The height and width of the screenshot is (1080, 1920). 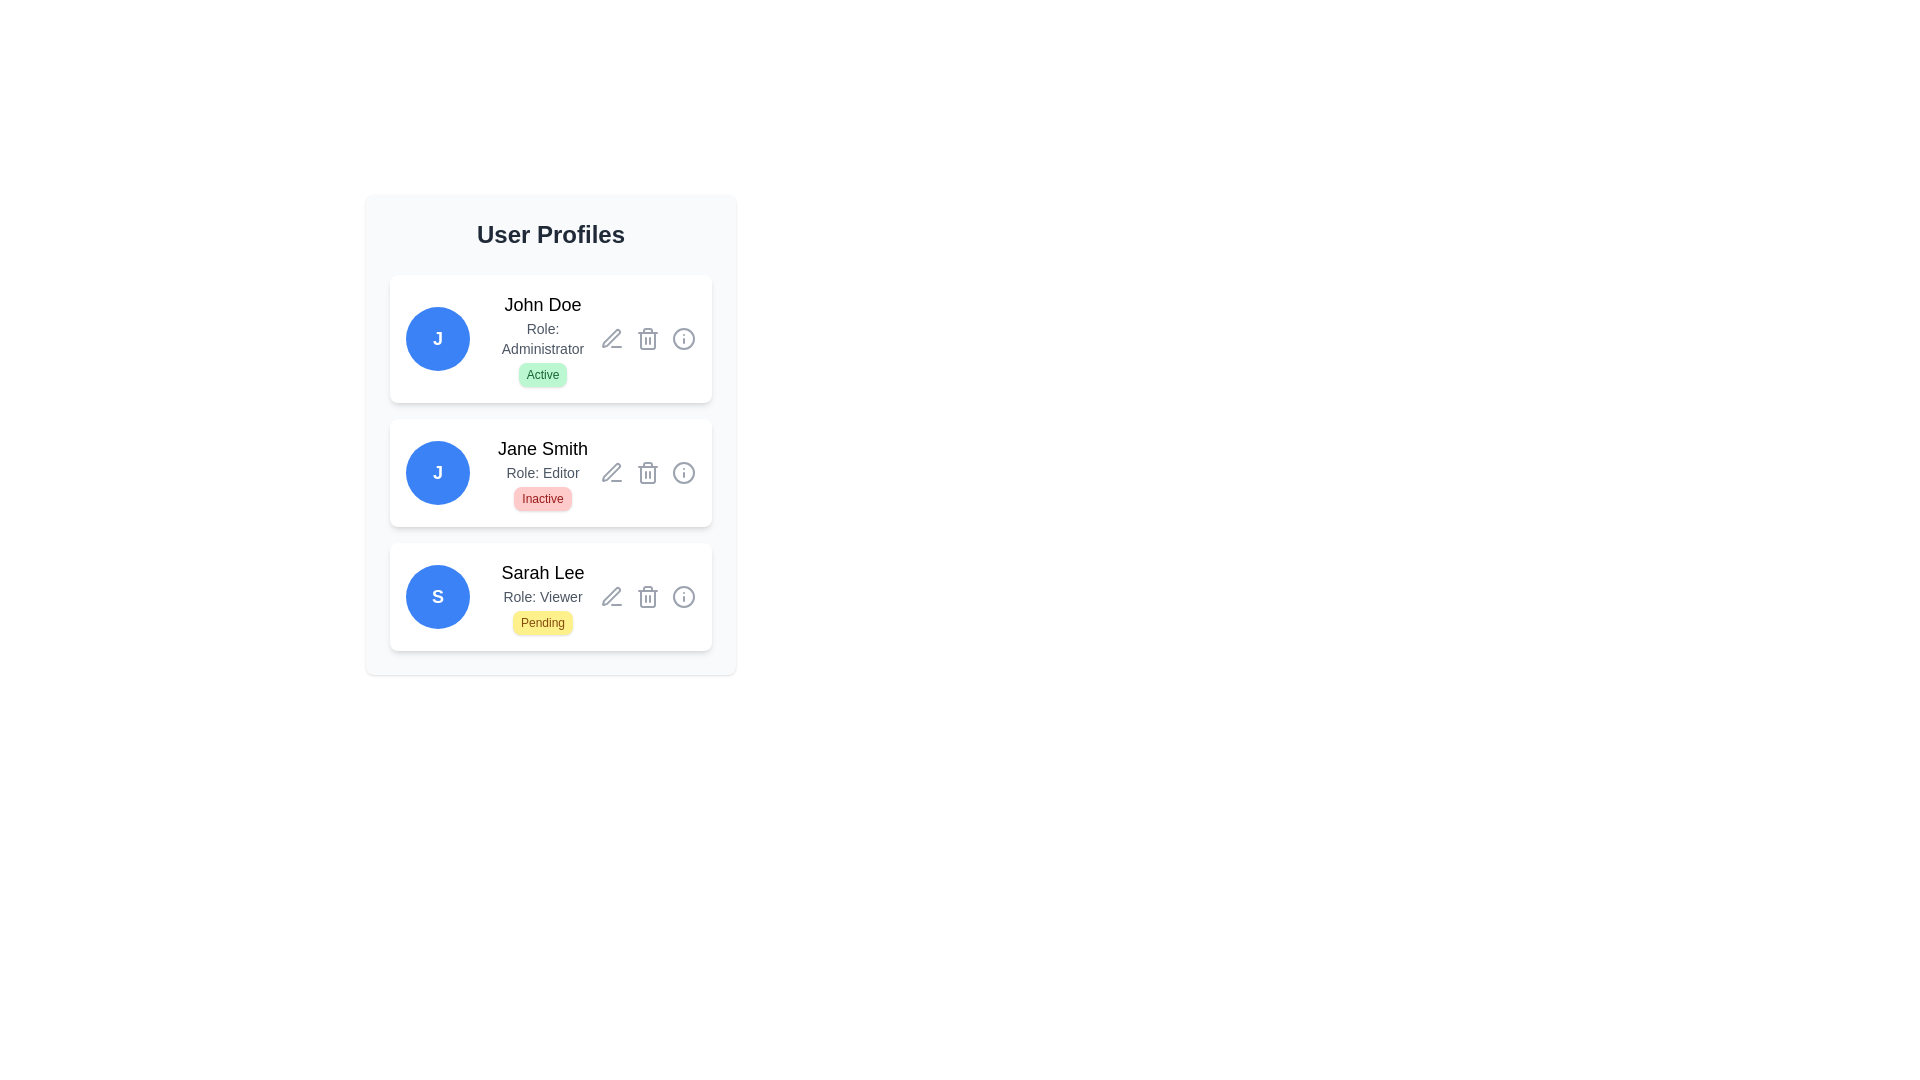 What do you see at coordinates (551, 462) in the screenshot?
I see `the profile card located at the center of the user profiles list` at bounding box center [551, 462].